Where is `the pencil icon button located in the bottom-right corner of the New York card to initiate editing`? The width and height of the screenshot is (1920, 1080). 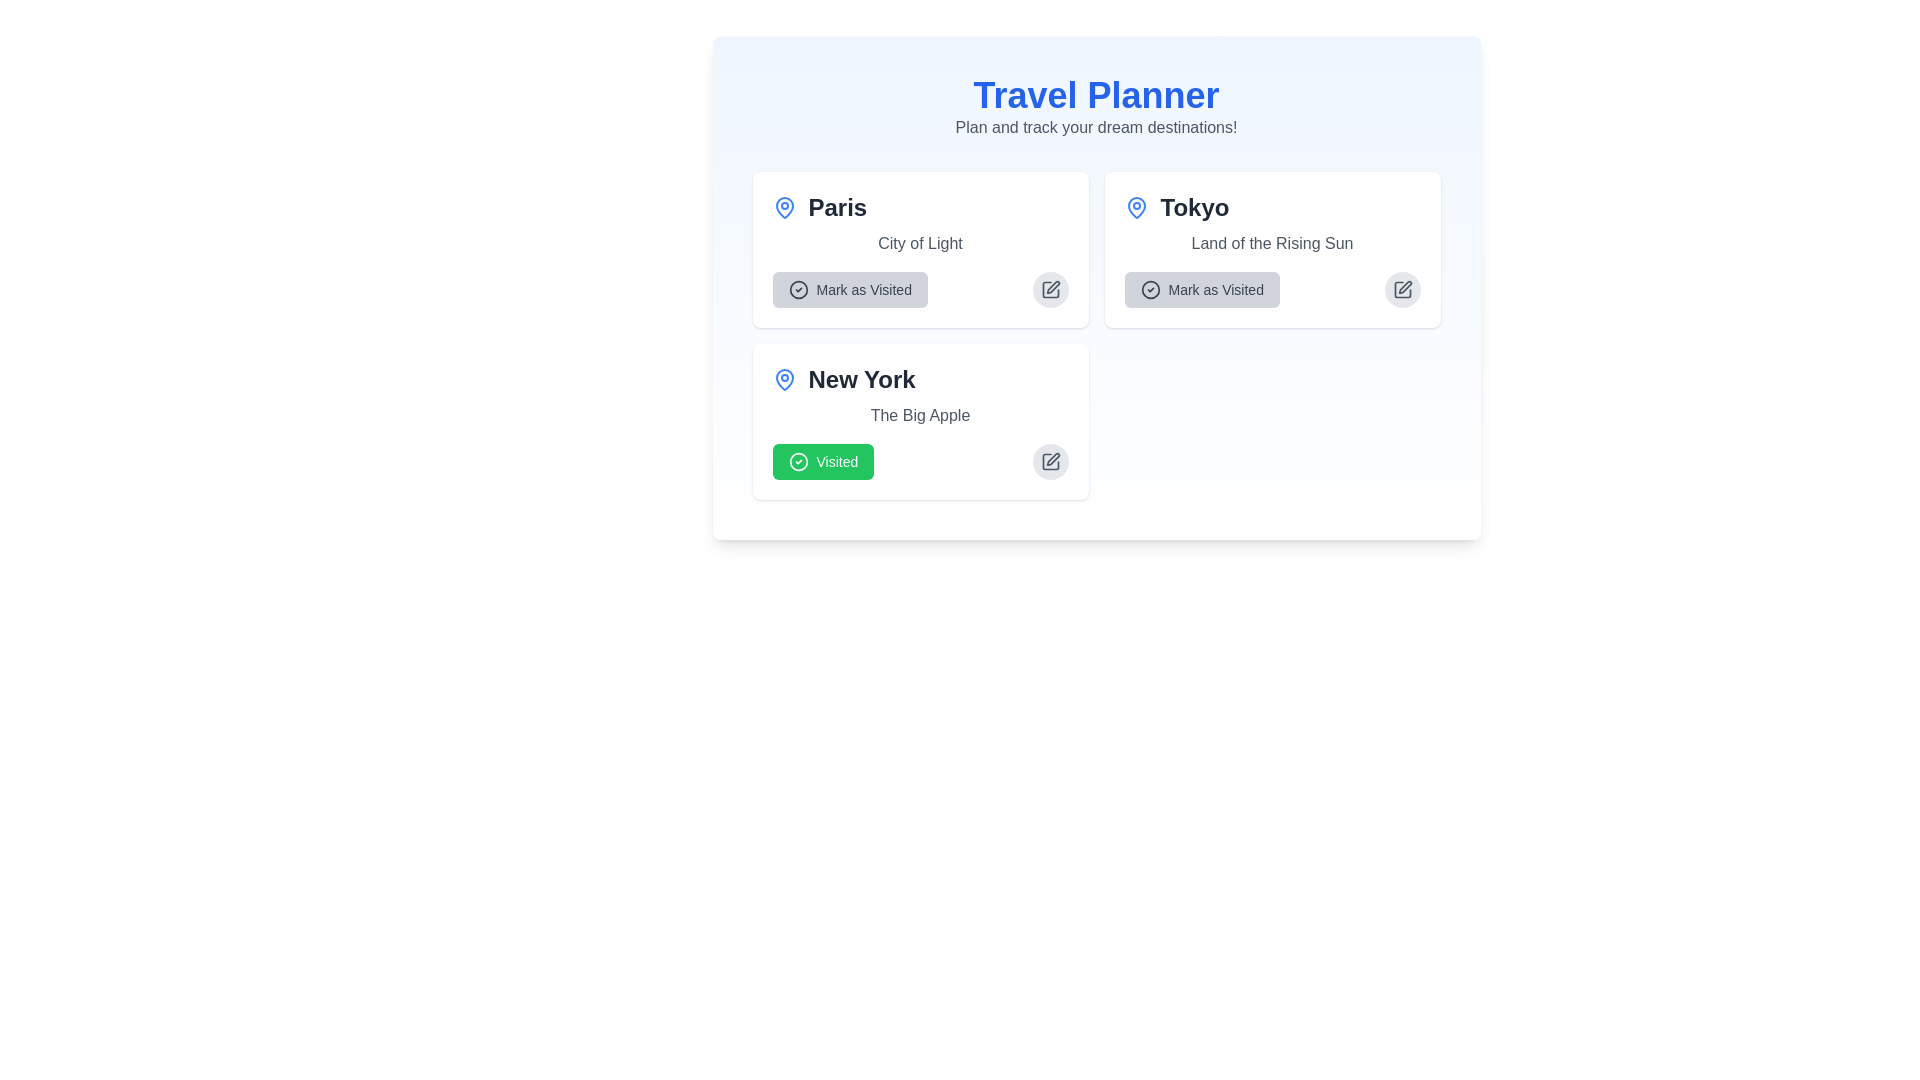 the pencil icon button located in the bottom-right corner of the New York card to initiate editing is located at coordinates (1049, 462).